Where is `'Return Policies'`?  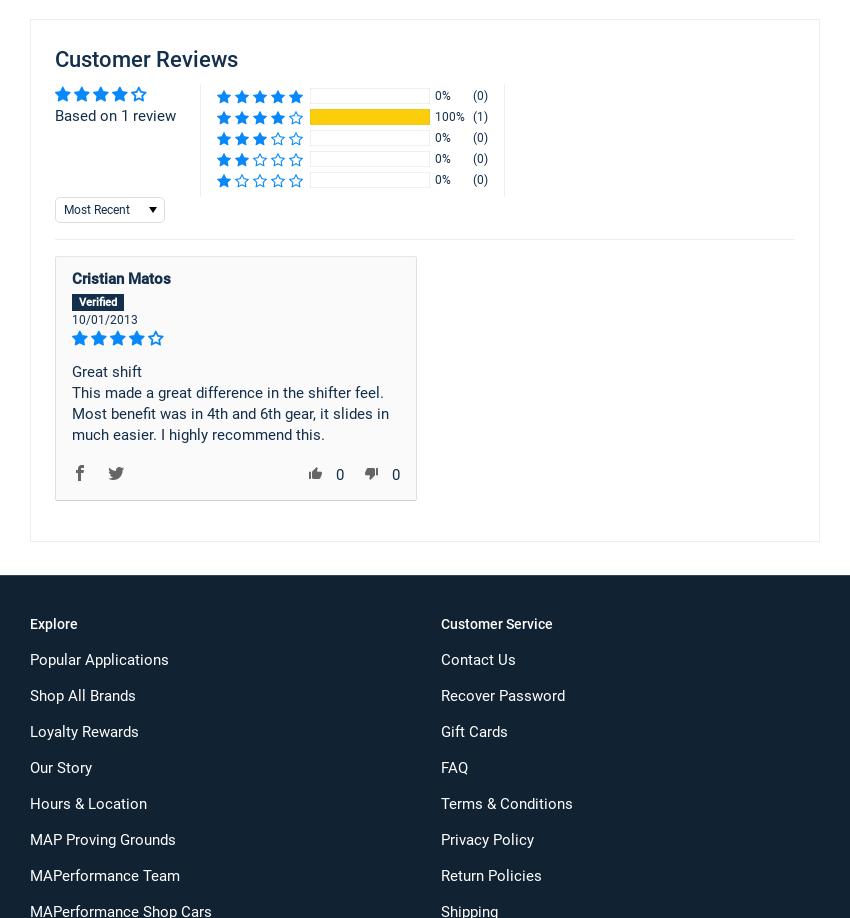
'Return Policies' is located at coordinates (491, 874).